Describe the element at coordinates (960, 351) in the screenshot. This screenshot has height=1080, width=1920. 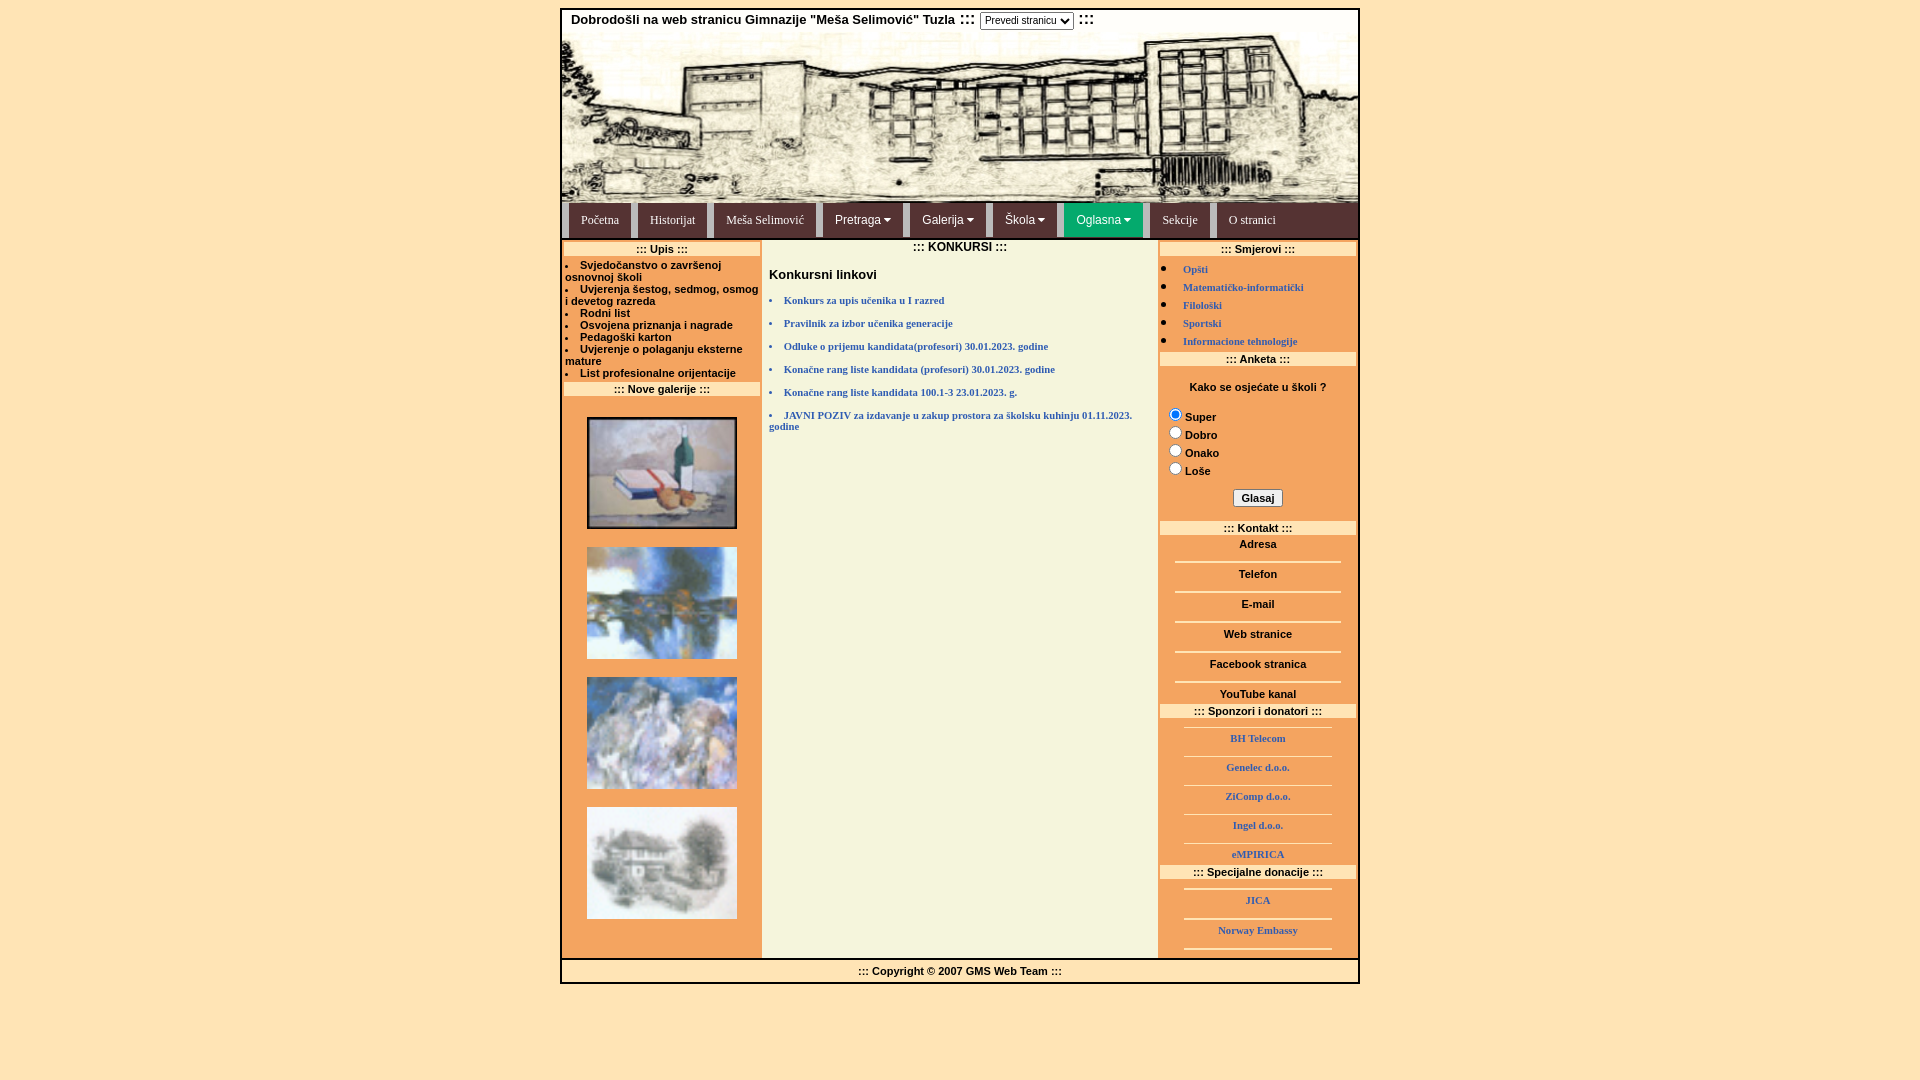
I see `'Odluke o prijemu kandidata(profesori) 30.01.2023. godine'` at that location.